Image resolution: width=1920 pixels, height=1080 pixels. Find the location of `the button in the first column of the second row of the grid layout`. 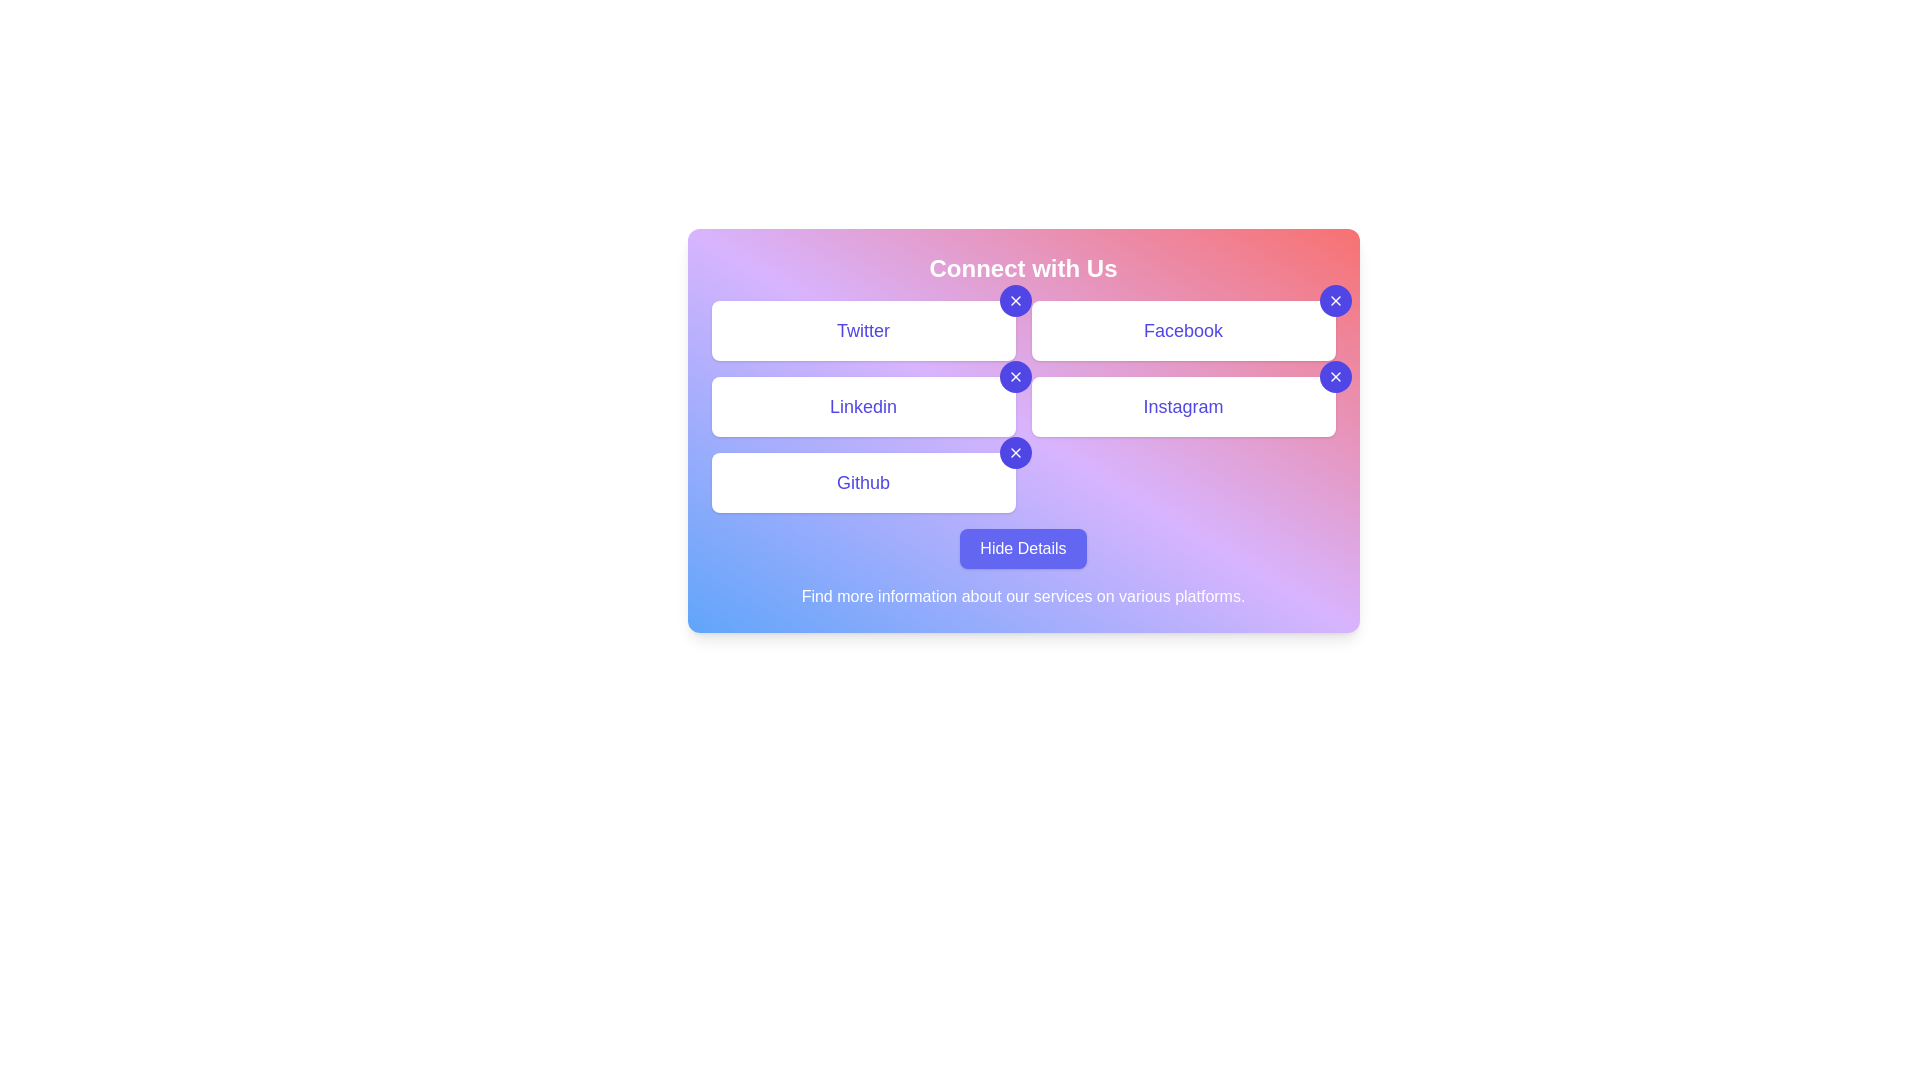

the button in the first column of the second row of the grid layout is located at coordinates (863, 406).